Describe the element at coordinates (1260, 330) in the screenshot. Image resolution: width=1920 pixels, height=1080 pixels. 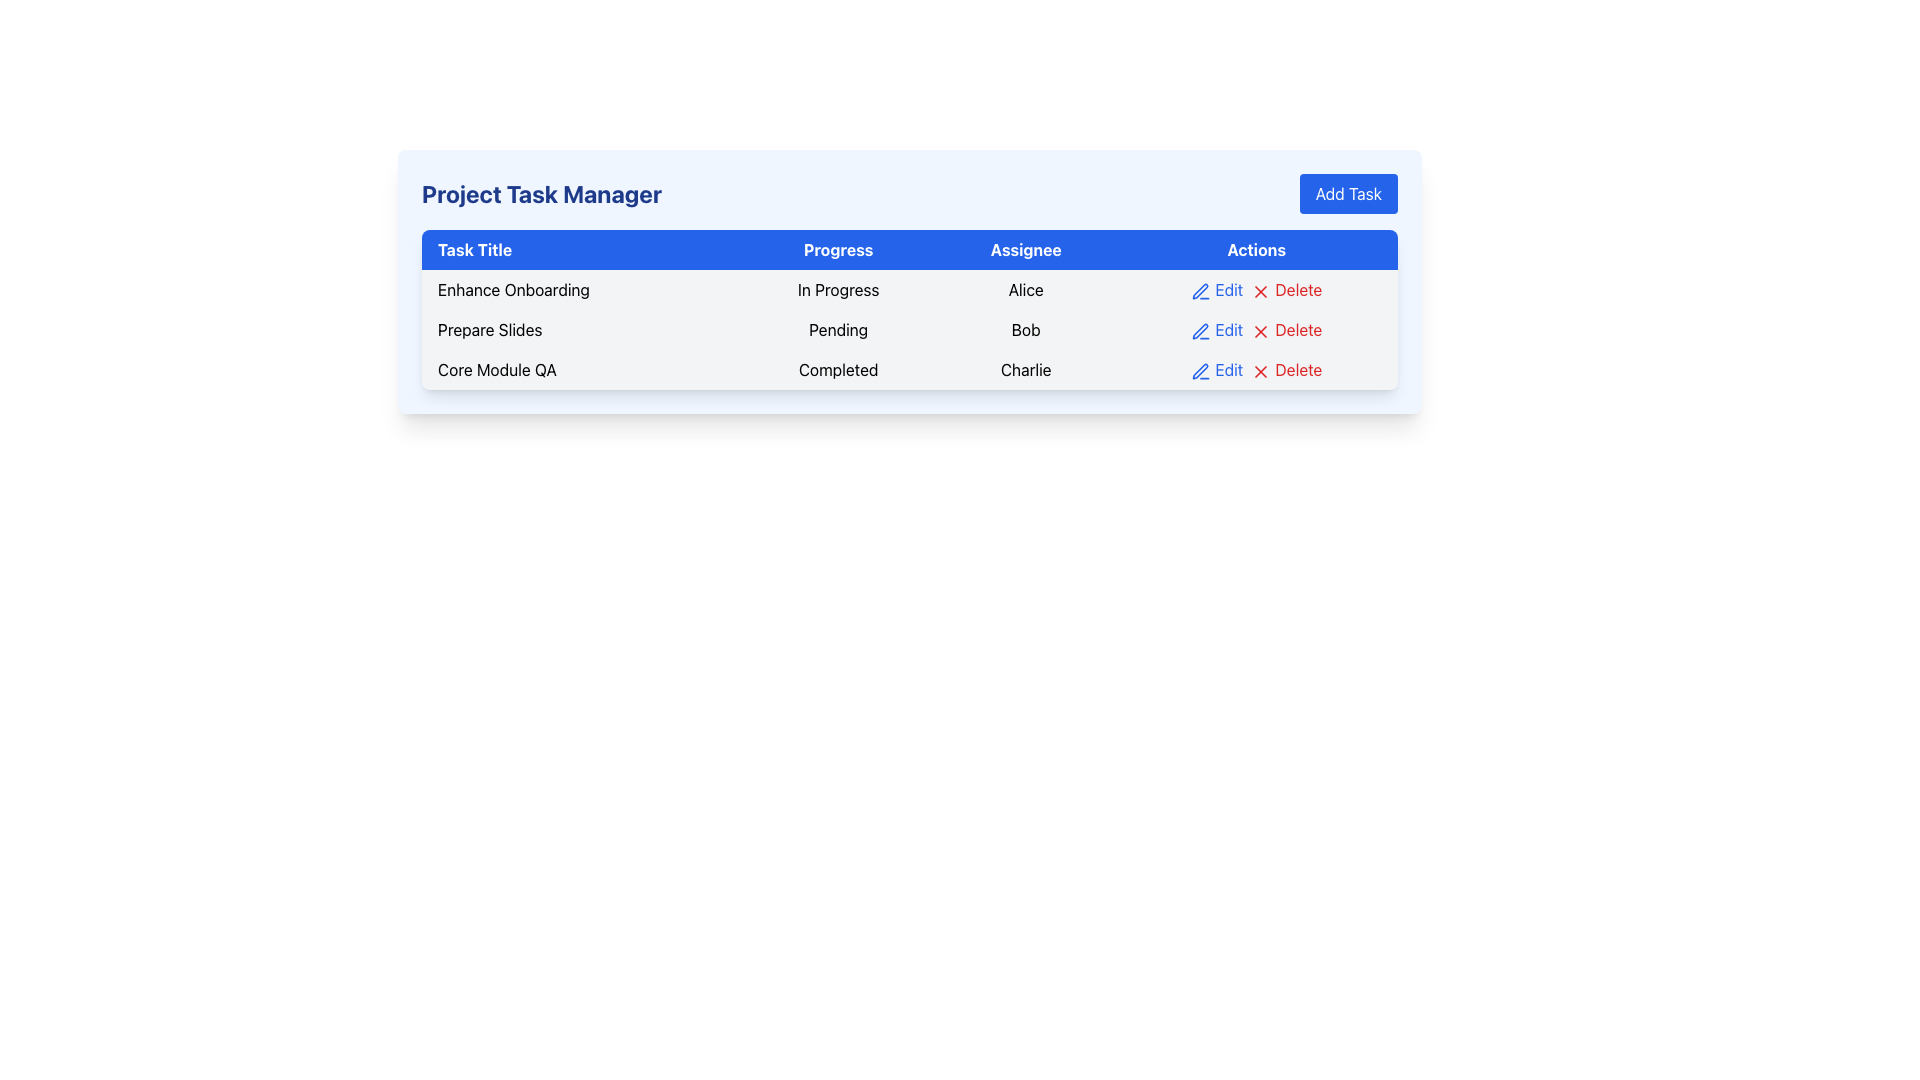
I see `the second red diagonal cross symbol in the Actions column` at that location.